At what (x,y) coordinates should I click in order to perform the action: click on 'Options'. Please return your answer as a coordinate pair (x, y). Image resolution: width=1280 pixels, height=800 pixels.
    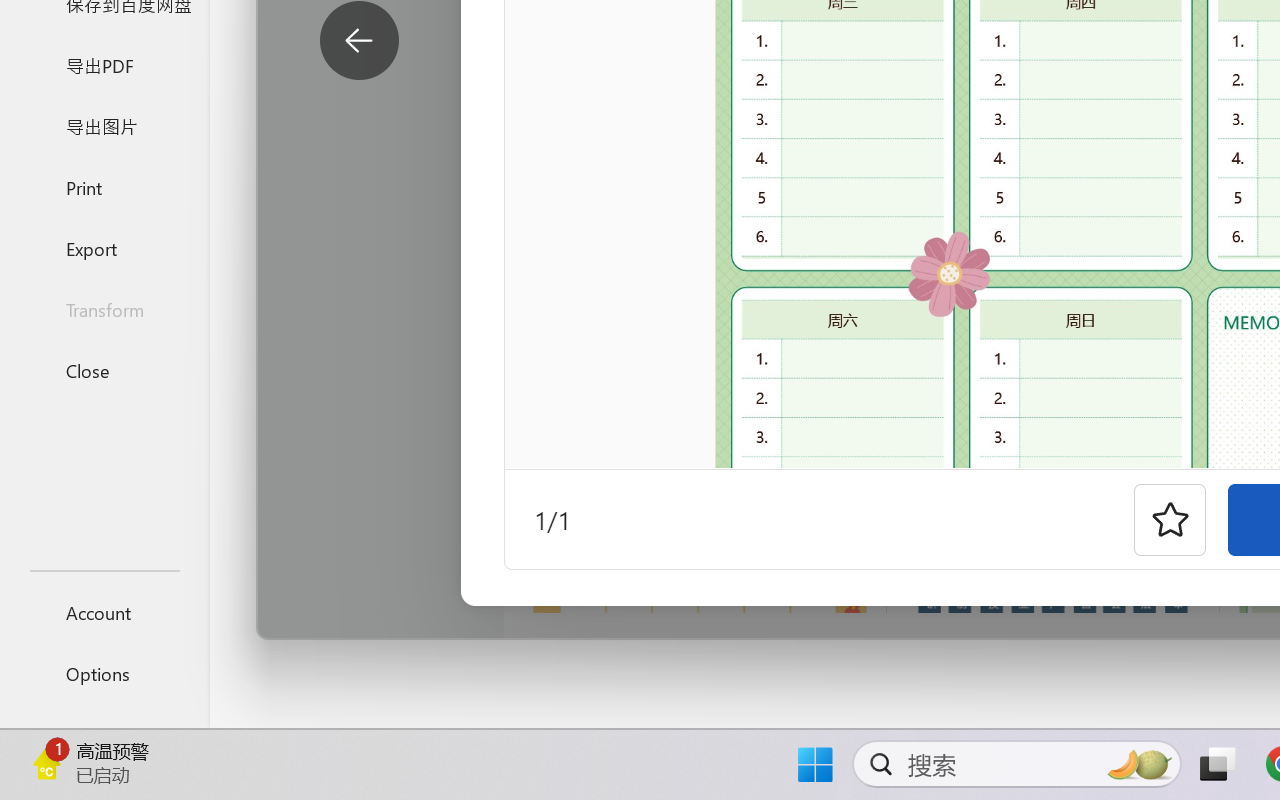
    Looking at the image, I should click on (103, 673).